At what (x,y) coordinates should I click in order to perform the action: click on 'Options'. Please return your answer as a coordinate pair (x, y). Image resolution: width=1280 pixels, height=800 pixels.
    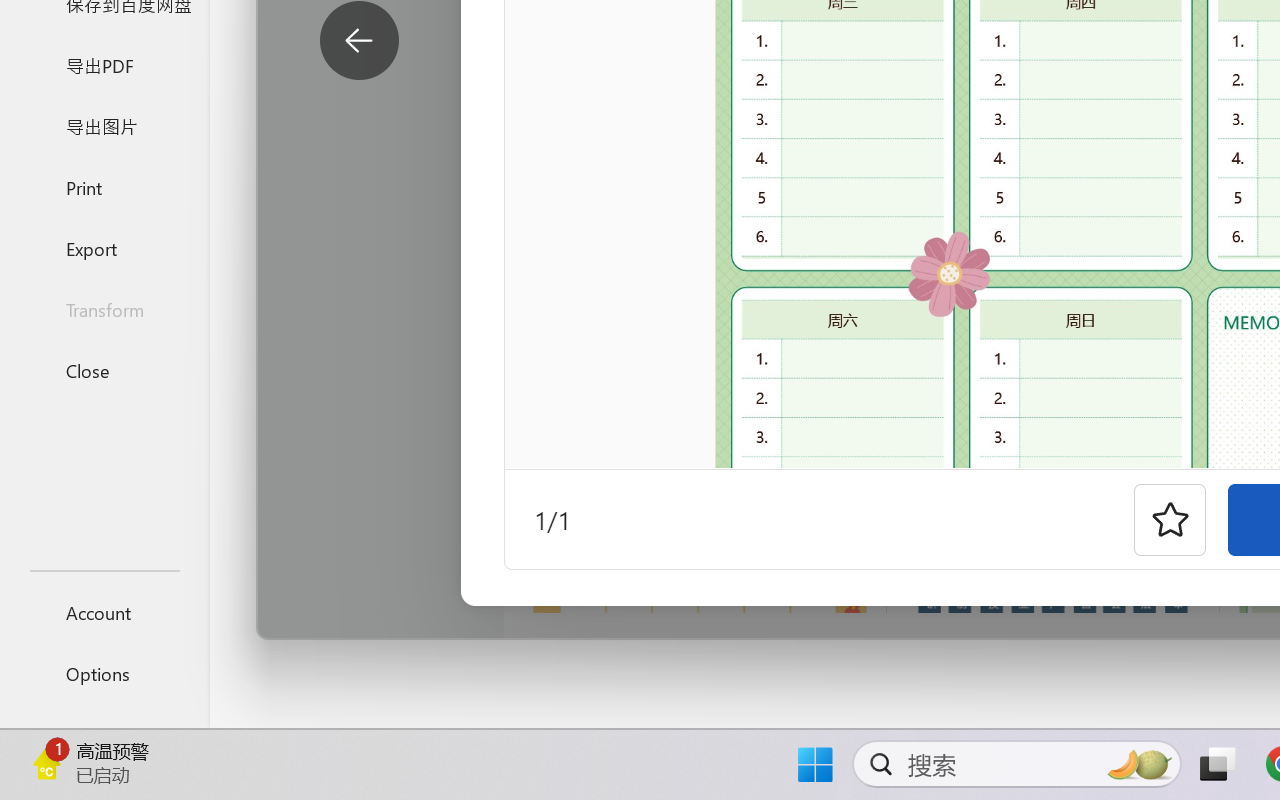
    Looking at the image, I should click on (103, 673).